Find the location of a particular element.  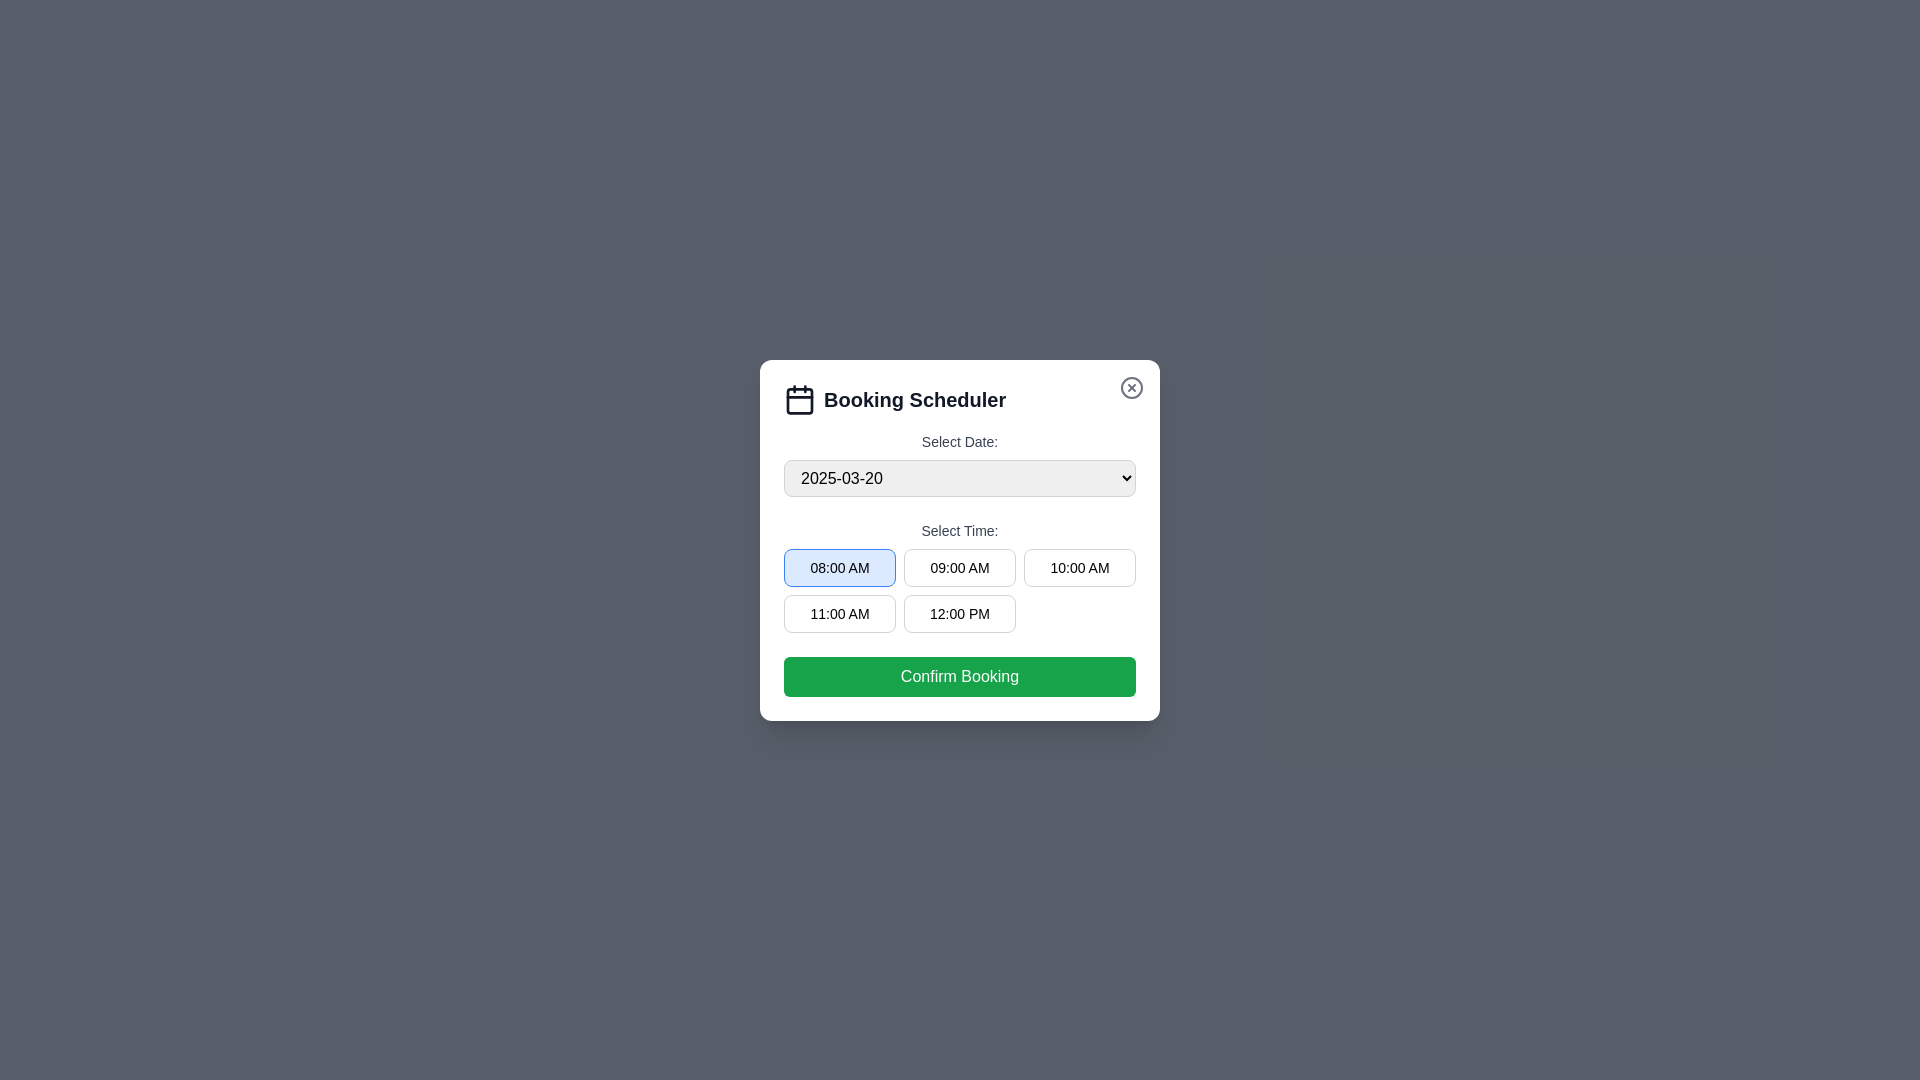

the '10:00 AM' button is located at coordinates (1079, 567).